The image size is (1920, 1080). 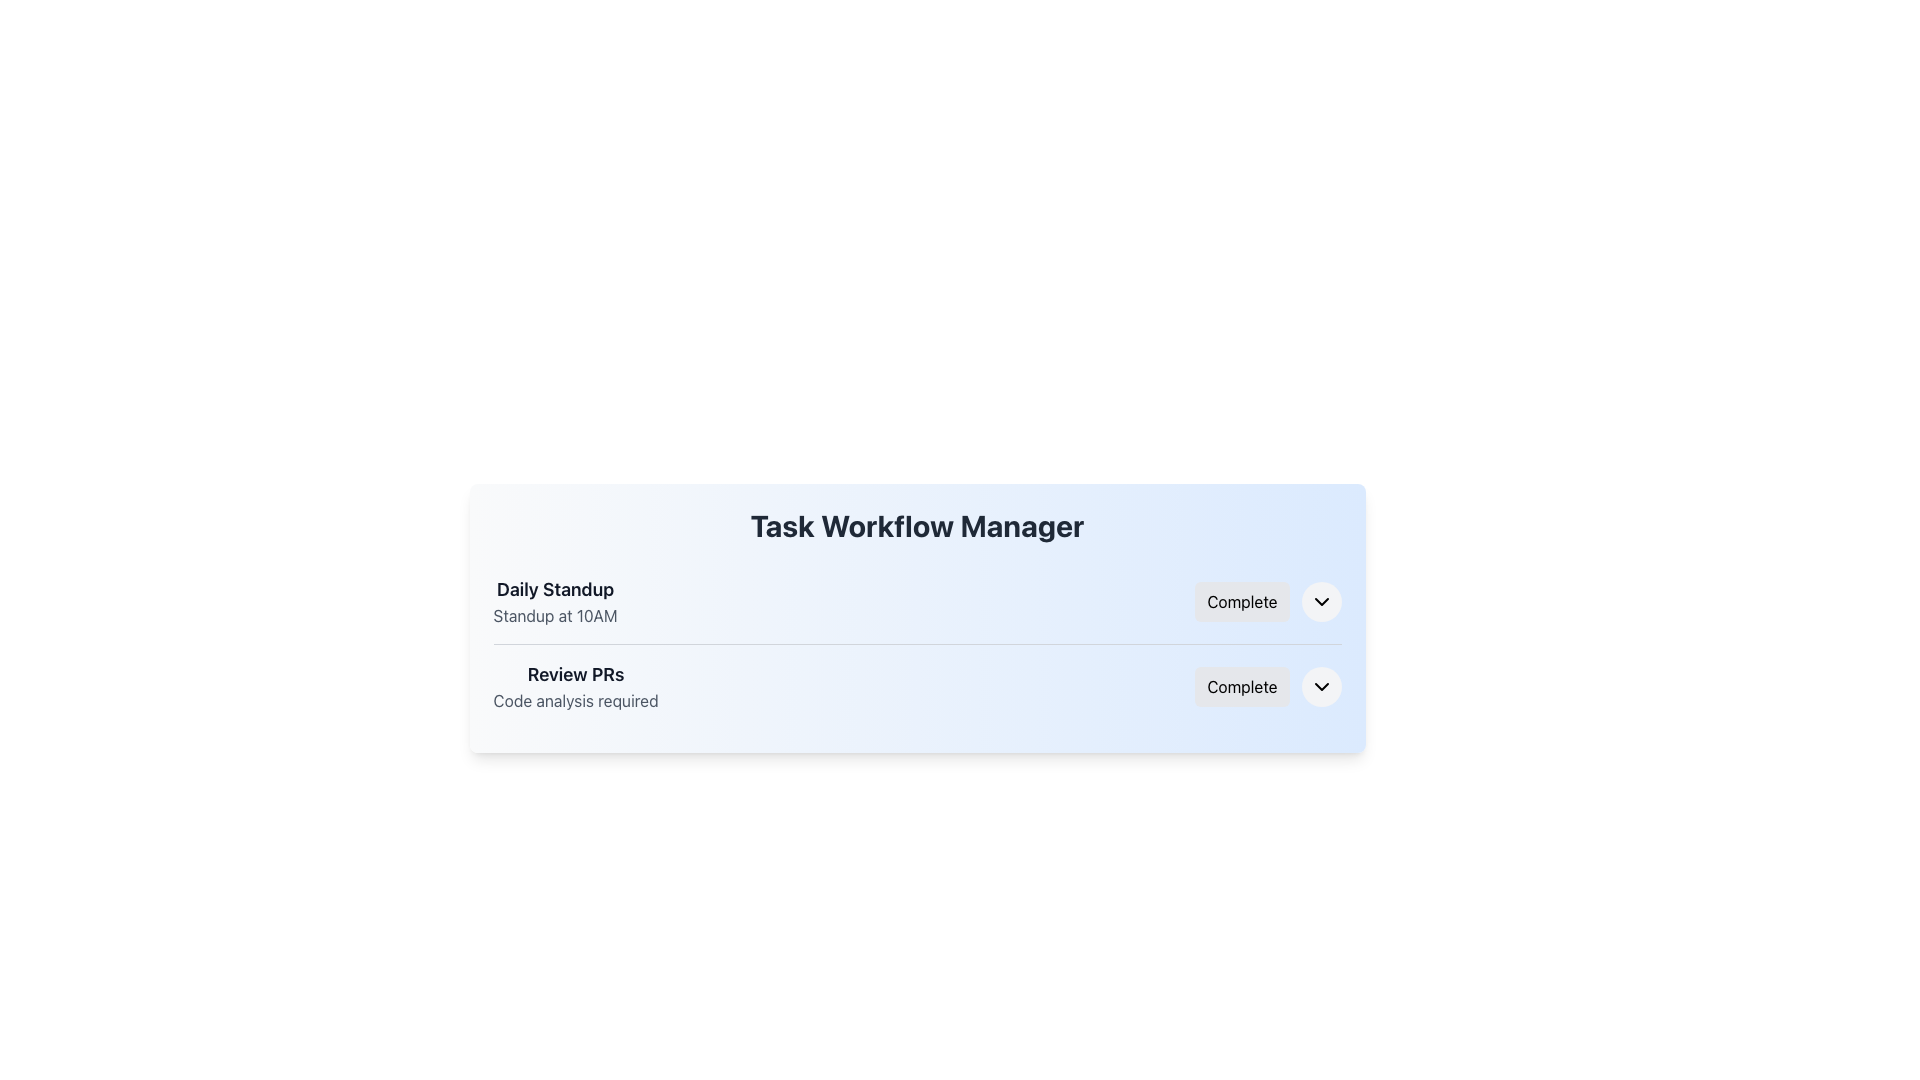 I want to click on the multi-line text display element that includes 'Review PRs' in dark gray and 'Code analysis required' in lighter gray, positioned above the 'Complete' button in the Task Workflow Manager section, so click(x=575, y=685).